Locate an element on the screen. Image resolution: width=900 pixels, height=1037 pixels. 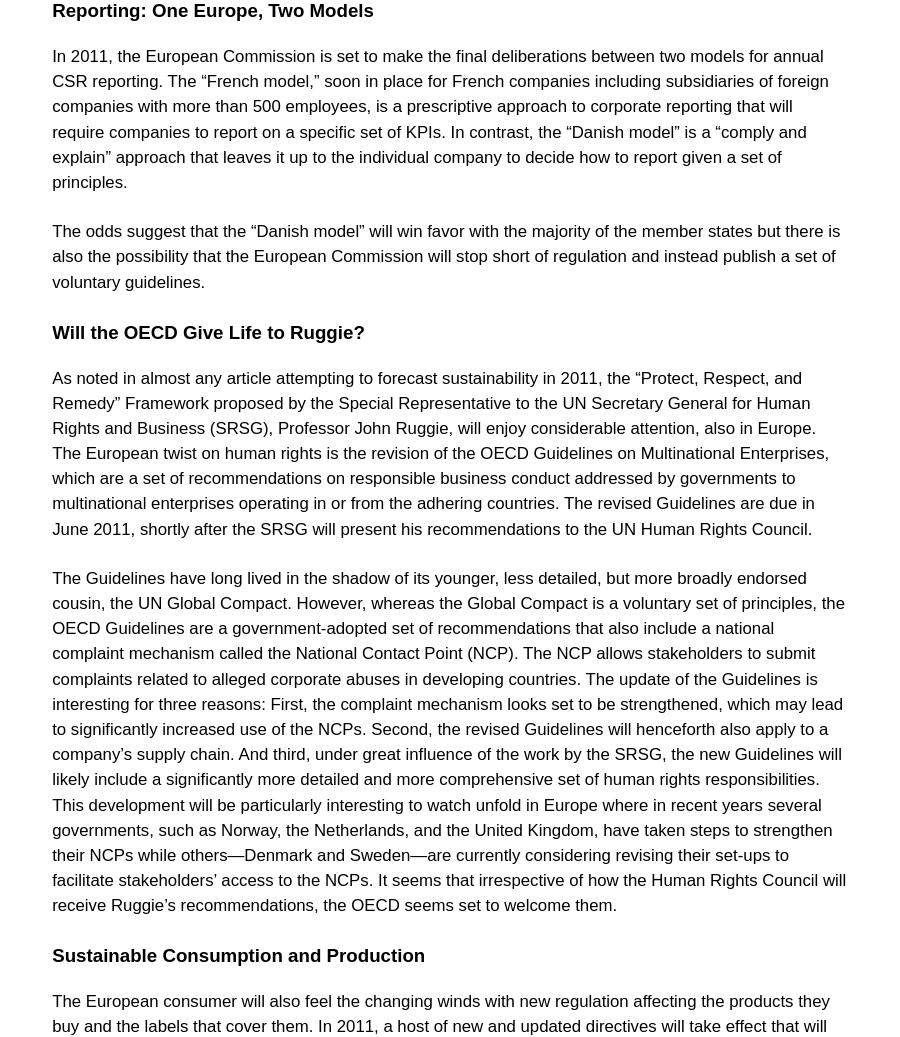
'| Good Health Is Good Business' is located at coordinates (316, 5).